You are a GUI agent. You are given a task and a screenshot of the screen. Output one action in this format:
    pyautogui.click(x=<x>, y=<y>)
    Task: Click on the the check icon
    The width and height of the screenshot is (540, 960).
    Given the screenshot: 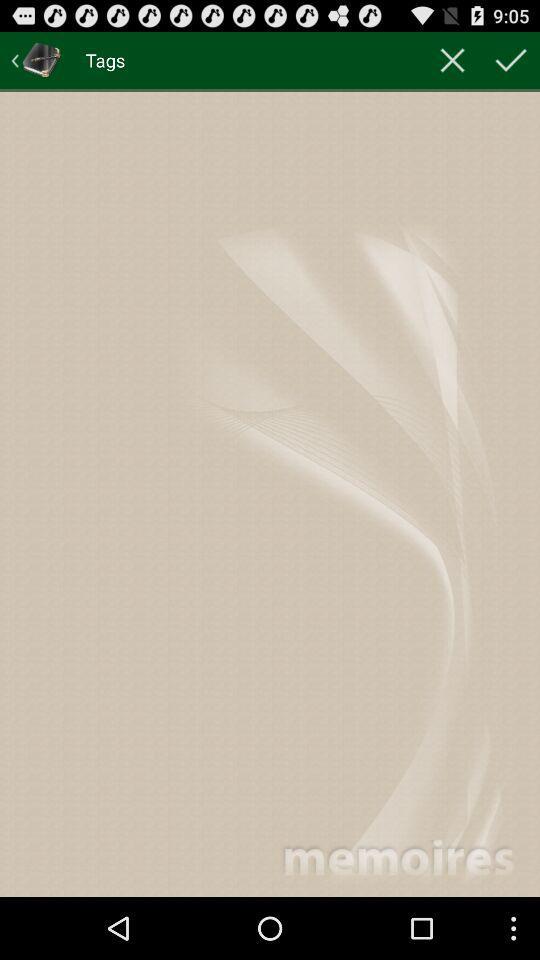 What is the action you would take?
    pyautogui.click(x=511, y=64)
    